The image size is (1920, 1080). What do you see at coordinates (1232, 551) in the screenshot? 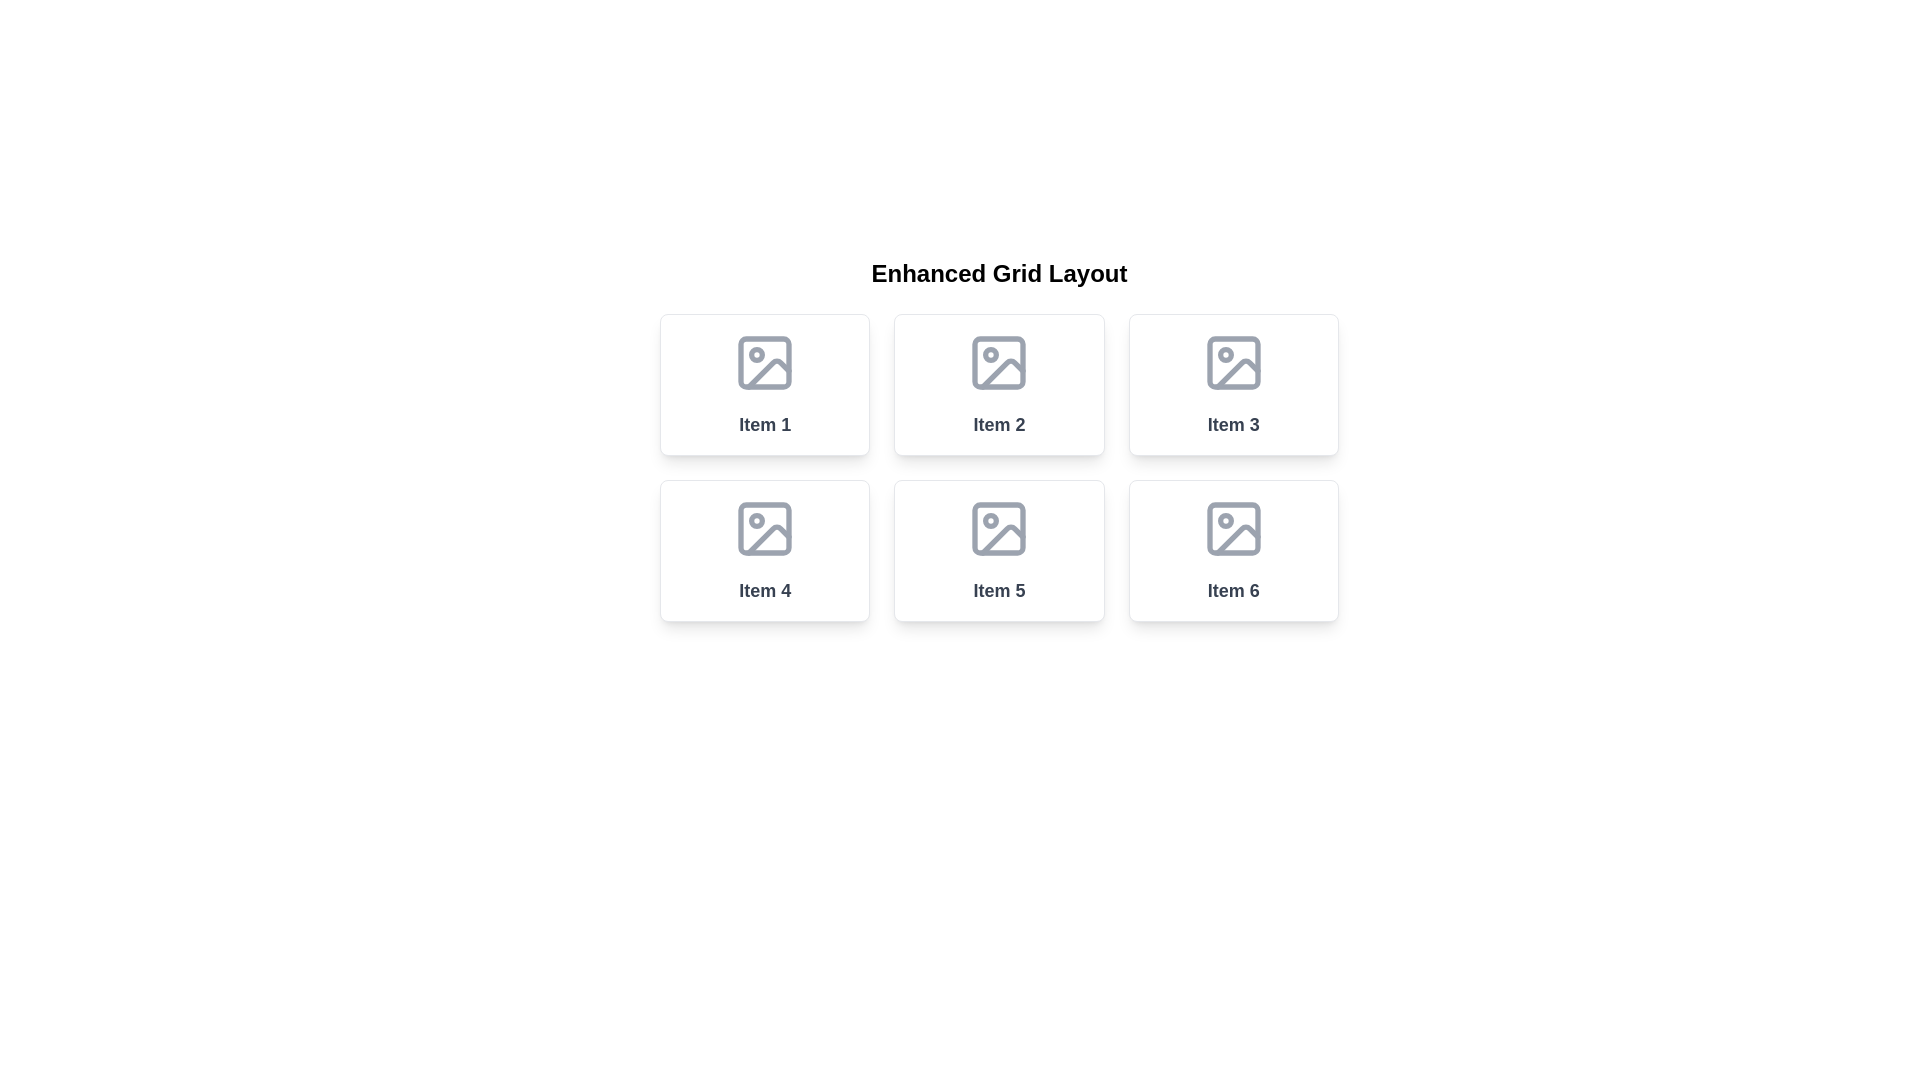
I see `the clickable card in the bottom-right corner of the grid layout, which features an icon of a framed picture and the text 'Item 6'` at bounding box center [1232, 551].